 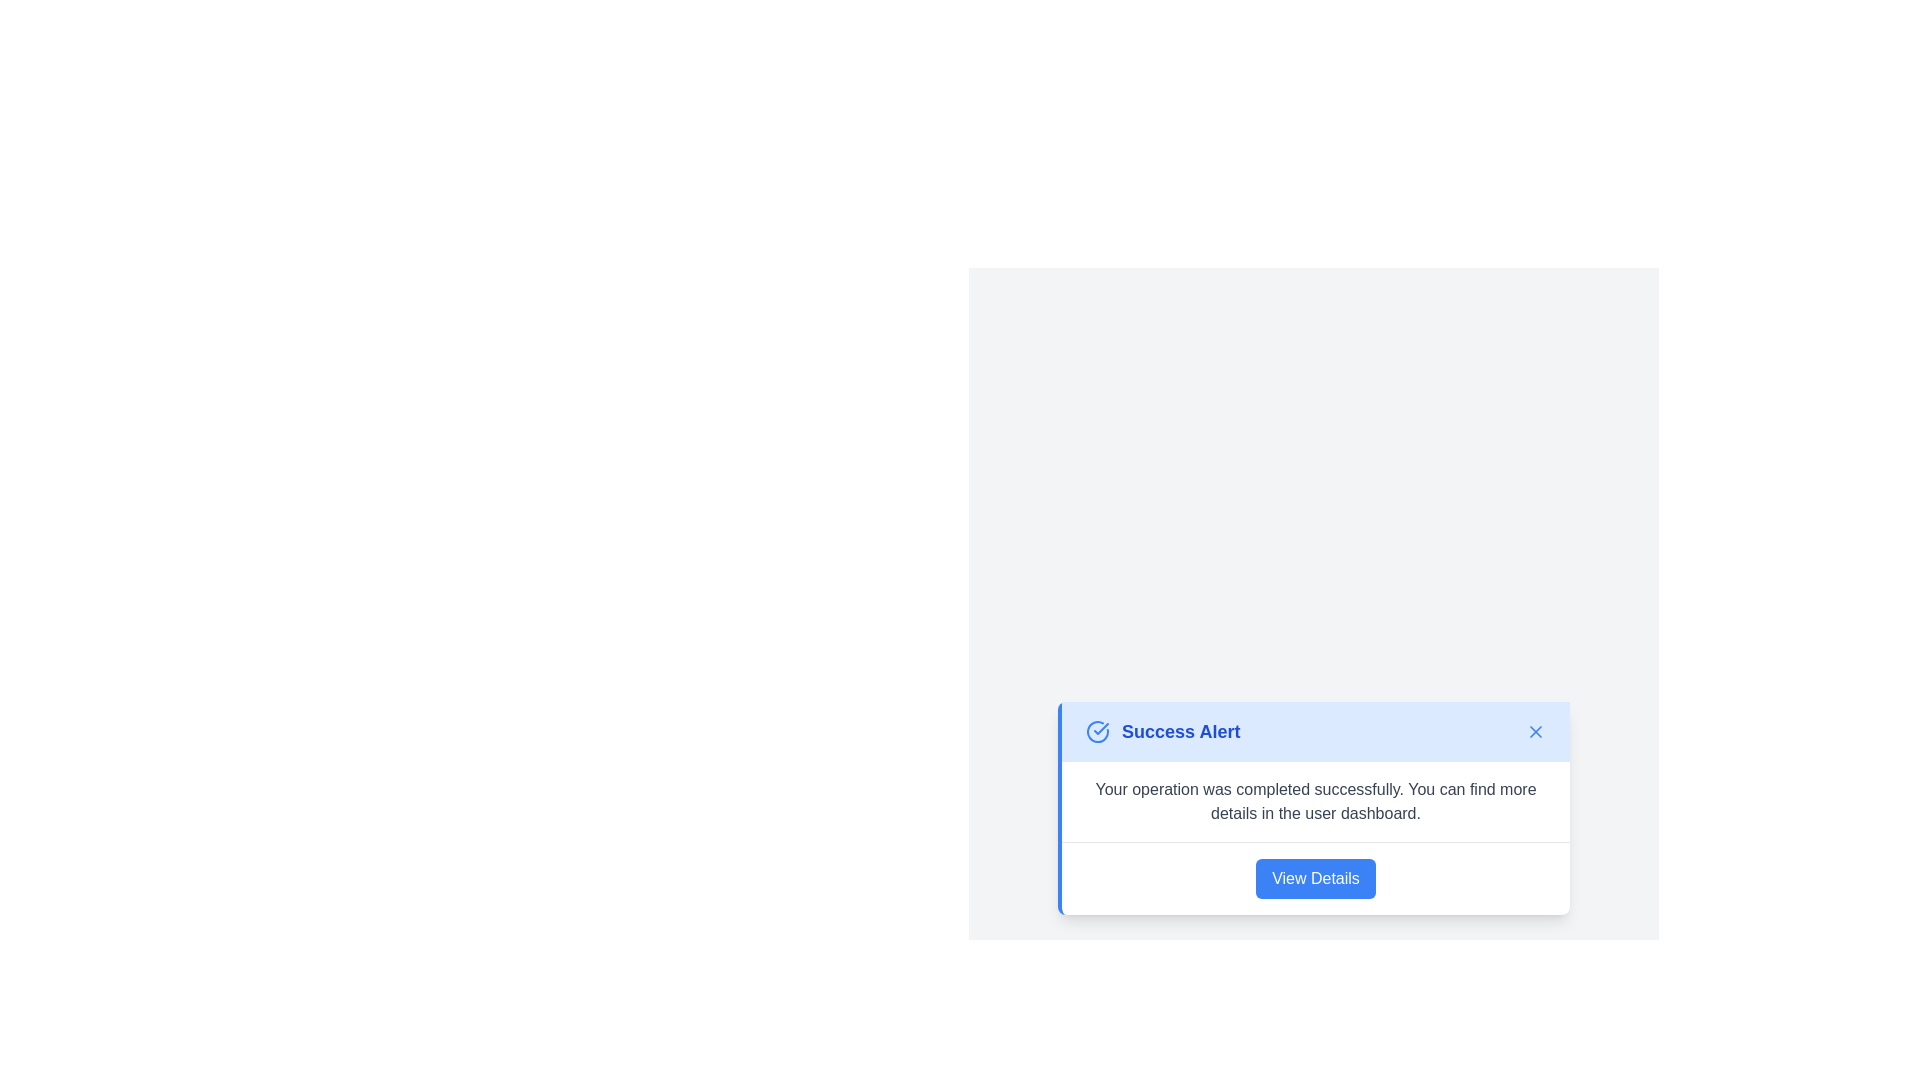 I want to click on the 'View Details' button, which is a blue button with white text located at the bottom of the success alert panel, so click(x=1315, y=877).